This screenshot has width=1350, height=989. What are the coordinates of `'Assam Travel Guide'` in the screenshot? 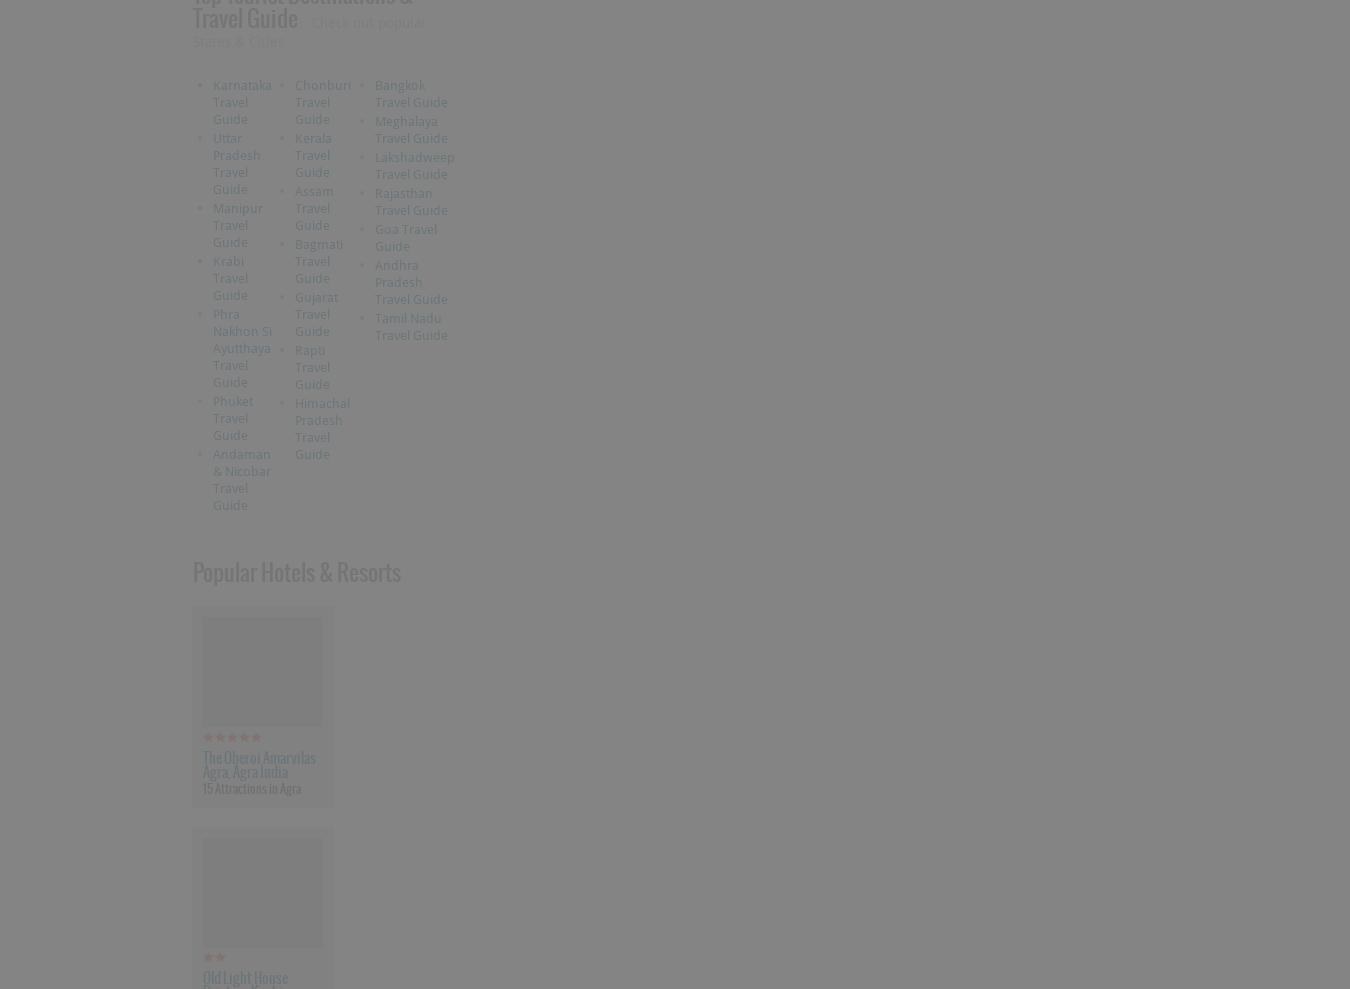 It's located at (313, 207).